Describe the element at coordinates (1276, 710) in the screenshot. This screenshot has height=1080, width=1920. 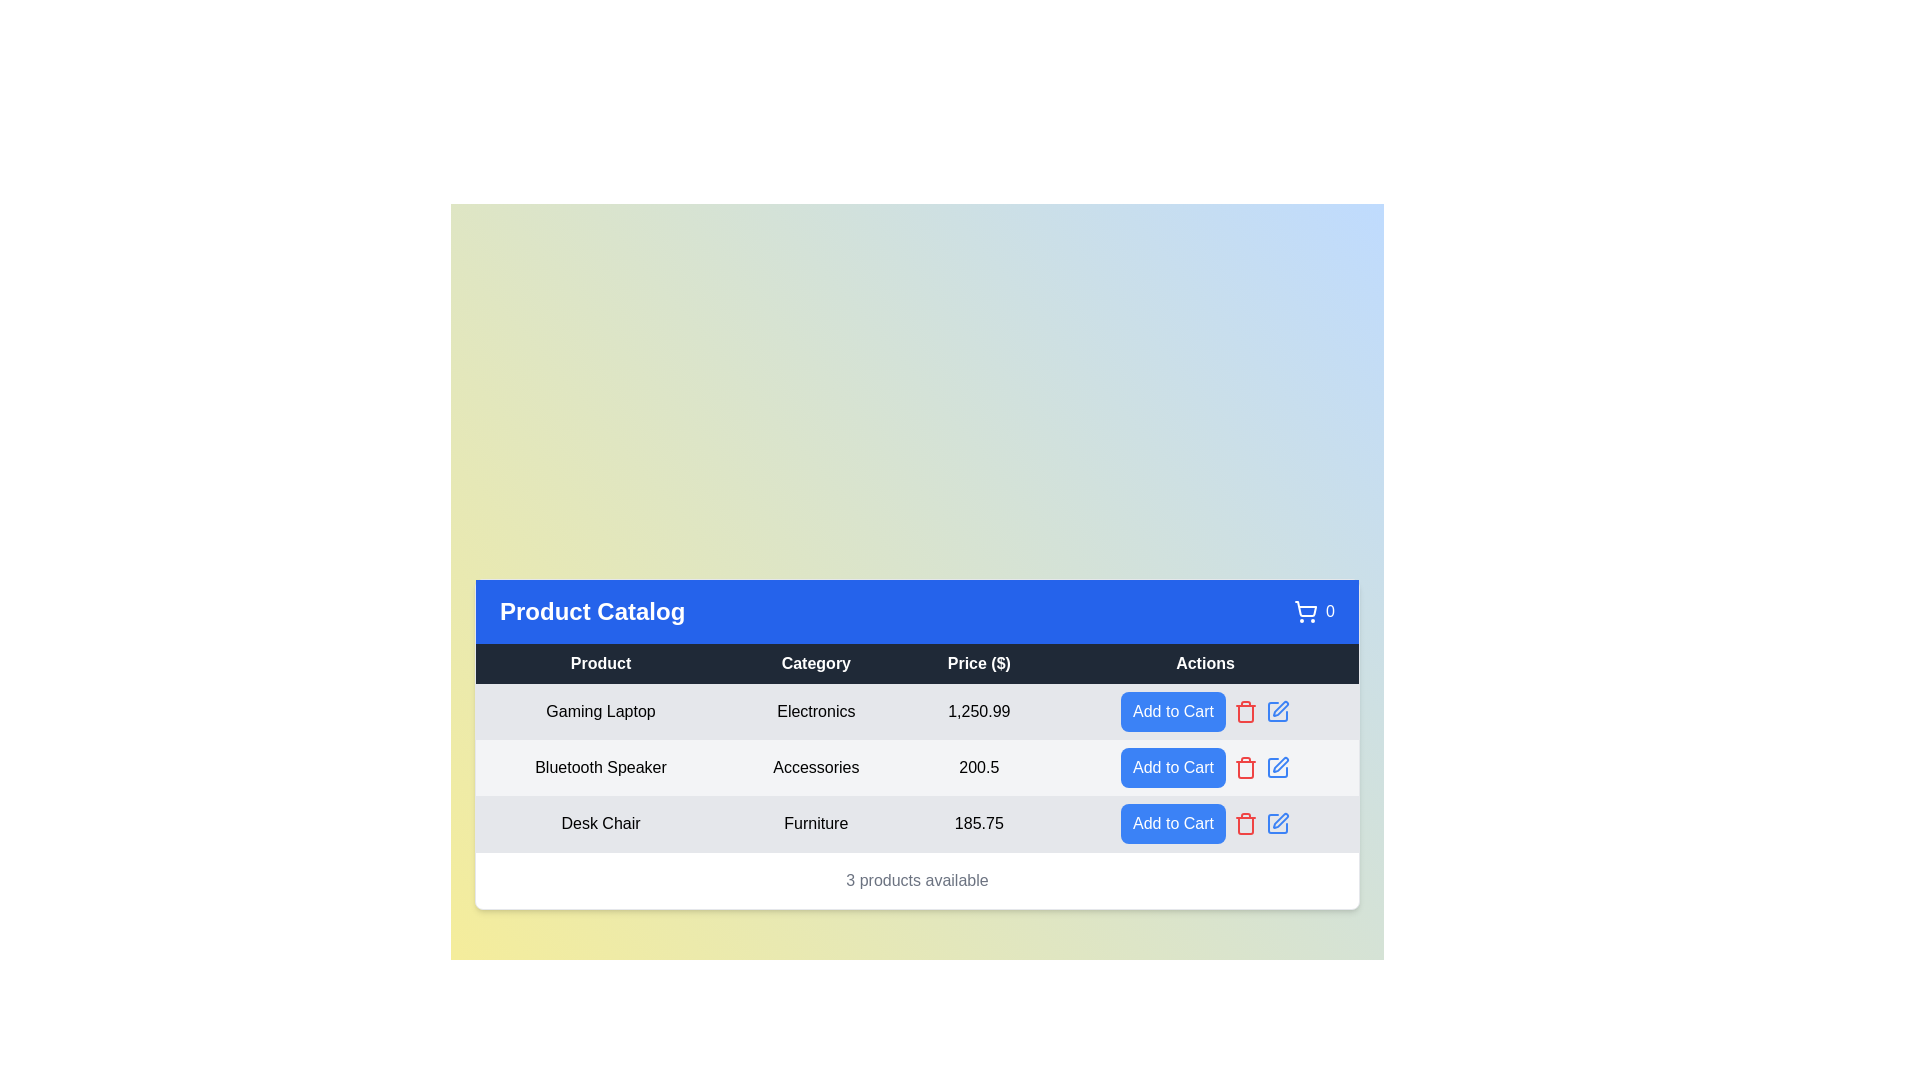
I see `the 'Edit' icon located in the 'Actions' column of the first row in the product table` at that location.